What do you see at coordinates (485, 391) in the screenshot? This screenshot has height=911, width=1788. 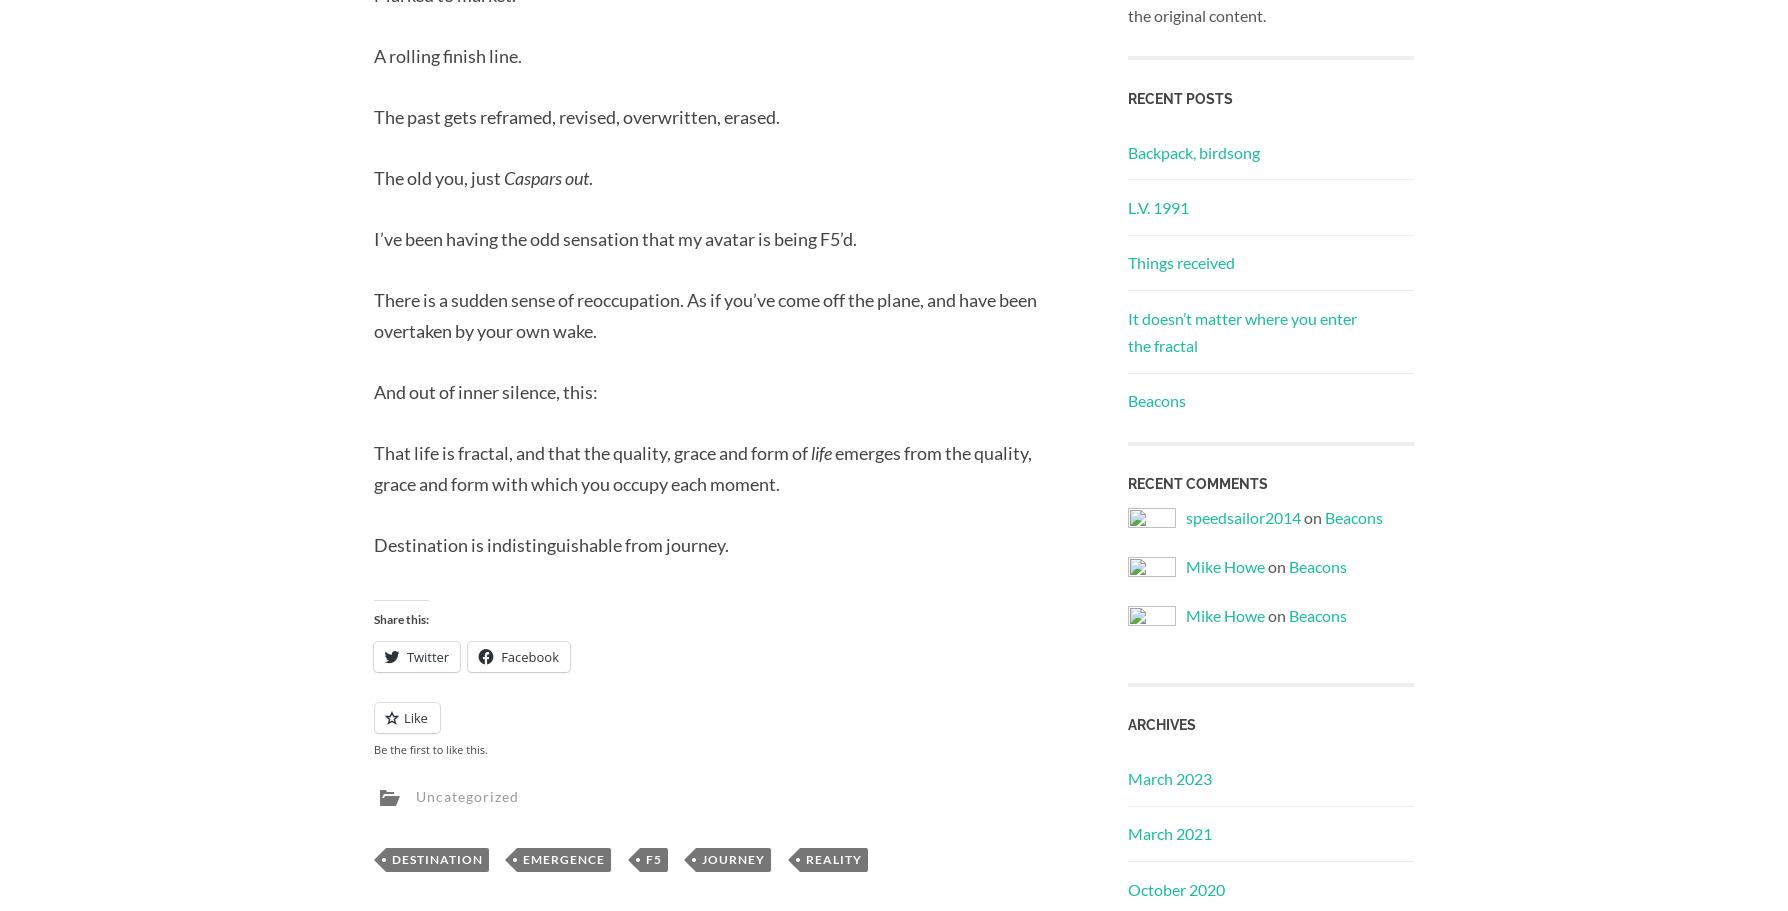 I see `'And out of inner silence, this:'` at bounding box center [485, 391].